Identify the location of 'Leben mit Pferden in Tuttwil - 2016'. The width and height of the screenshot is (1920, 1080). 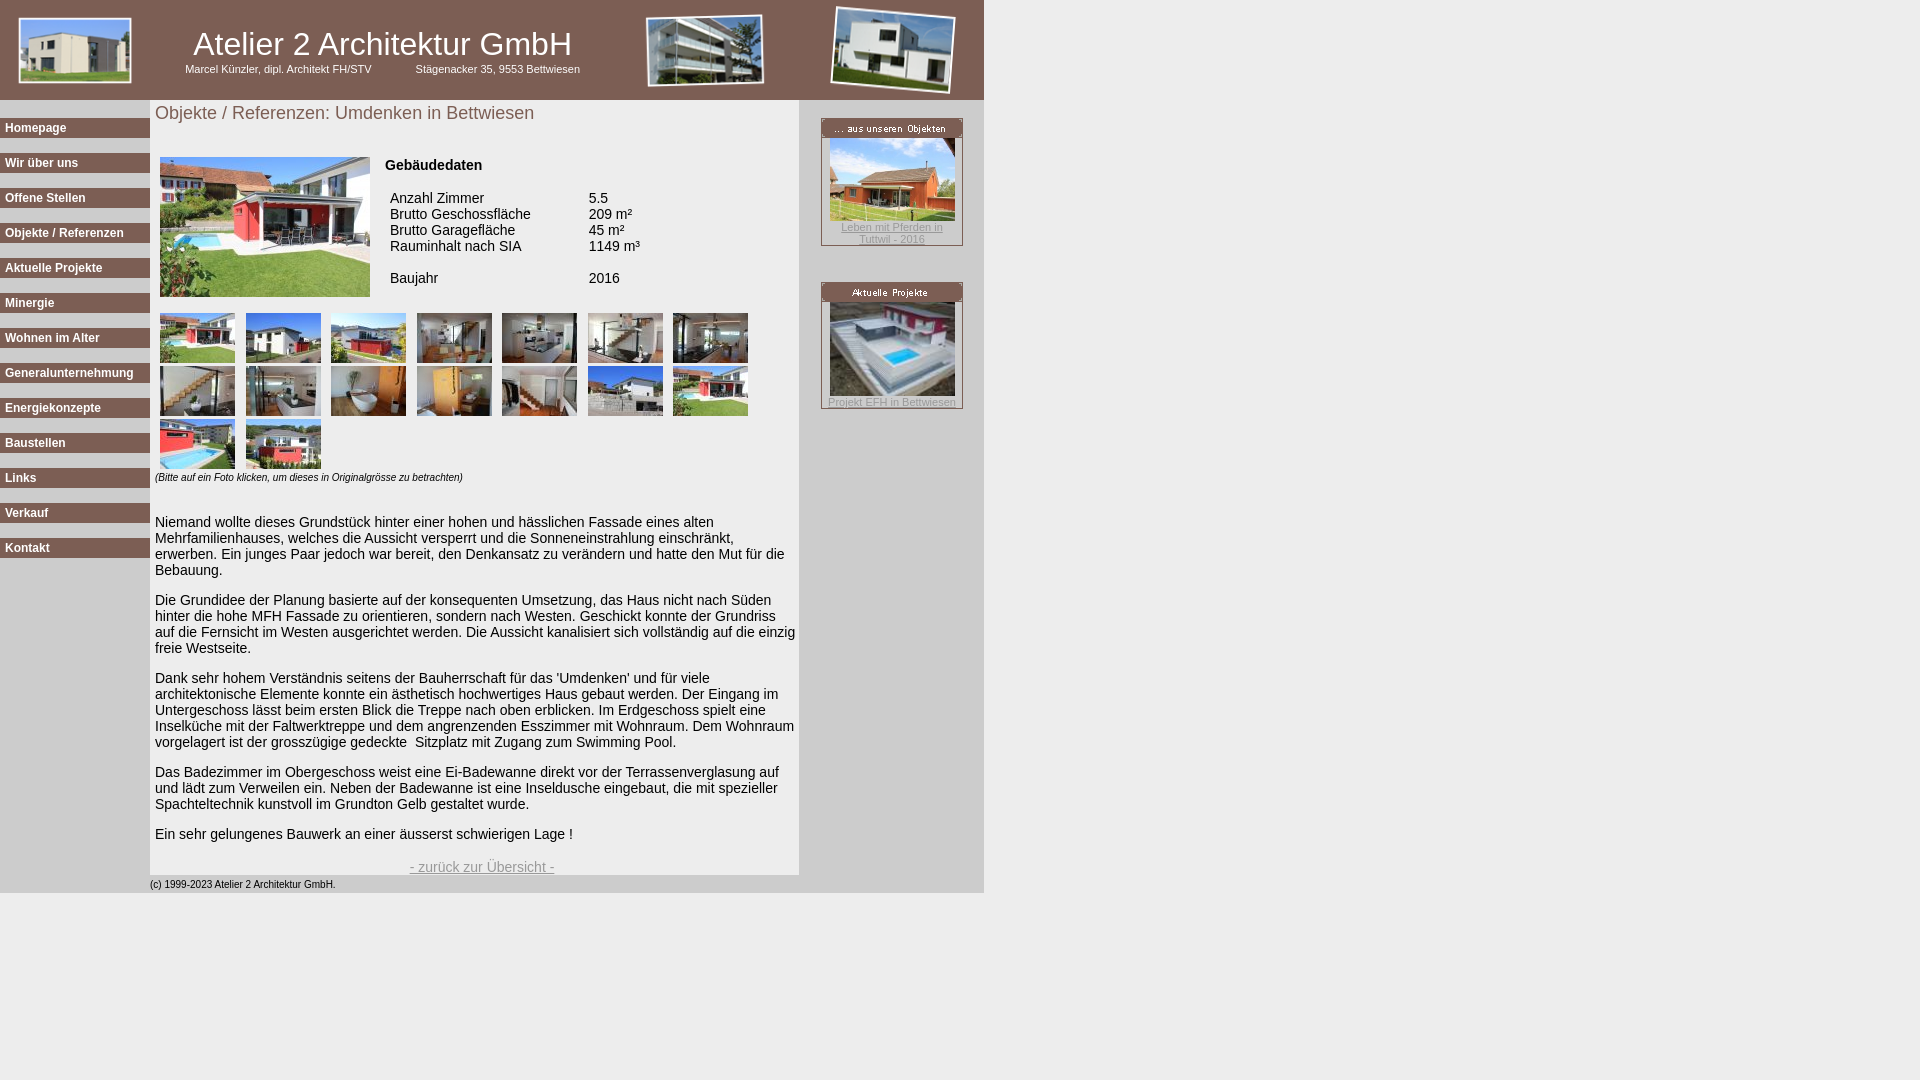
(891, 231).